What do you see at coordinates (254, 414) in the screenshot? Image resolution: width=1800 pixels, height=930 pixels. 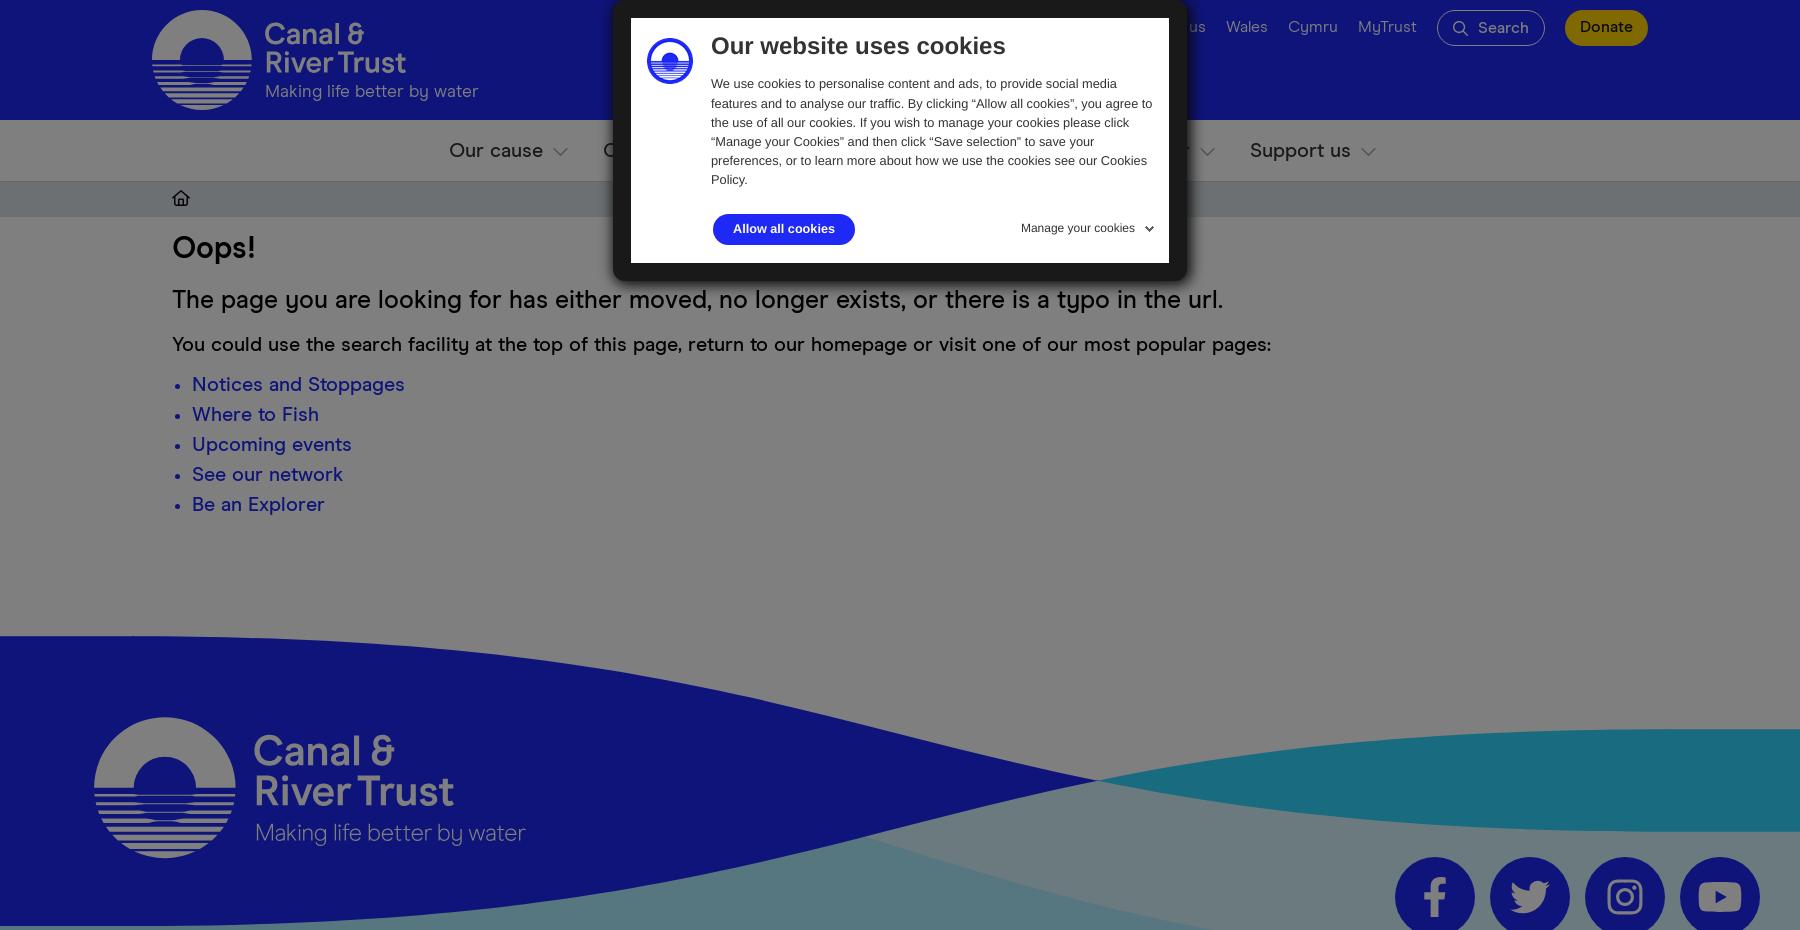 I see `'Where to Fish'` at bounding box center [254, 414].